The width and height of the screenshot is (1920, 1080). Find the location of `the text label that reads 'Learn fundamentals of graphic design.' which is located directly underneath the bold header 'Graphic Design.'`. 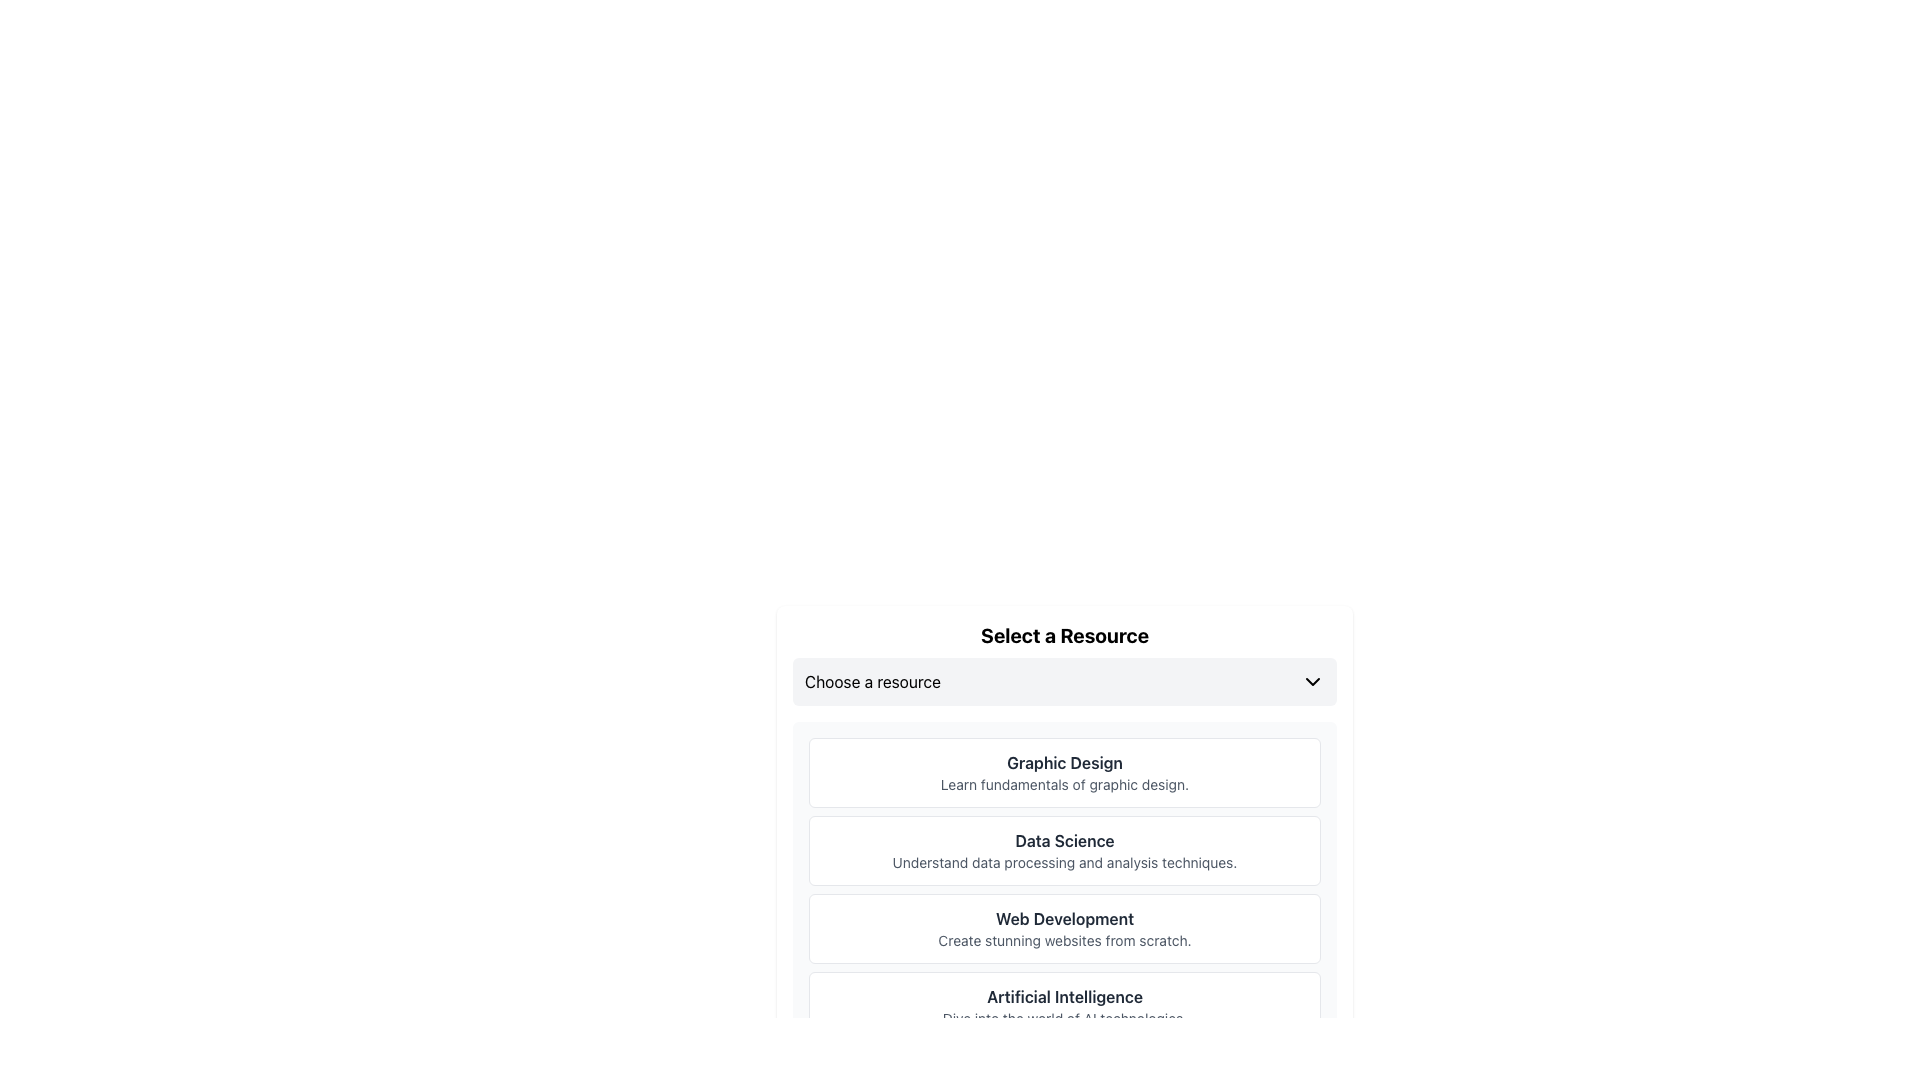

the text label that reads 'Learn fundamentals of graphic design.' which is located directly underneath the bold header 'Graphic Design.' is located at coordinates (1064, 784).